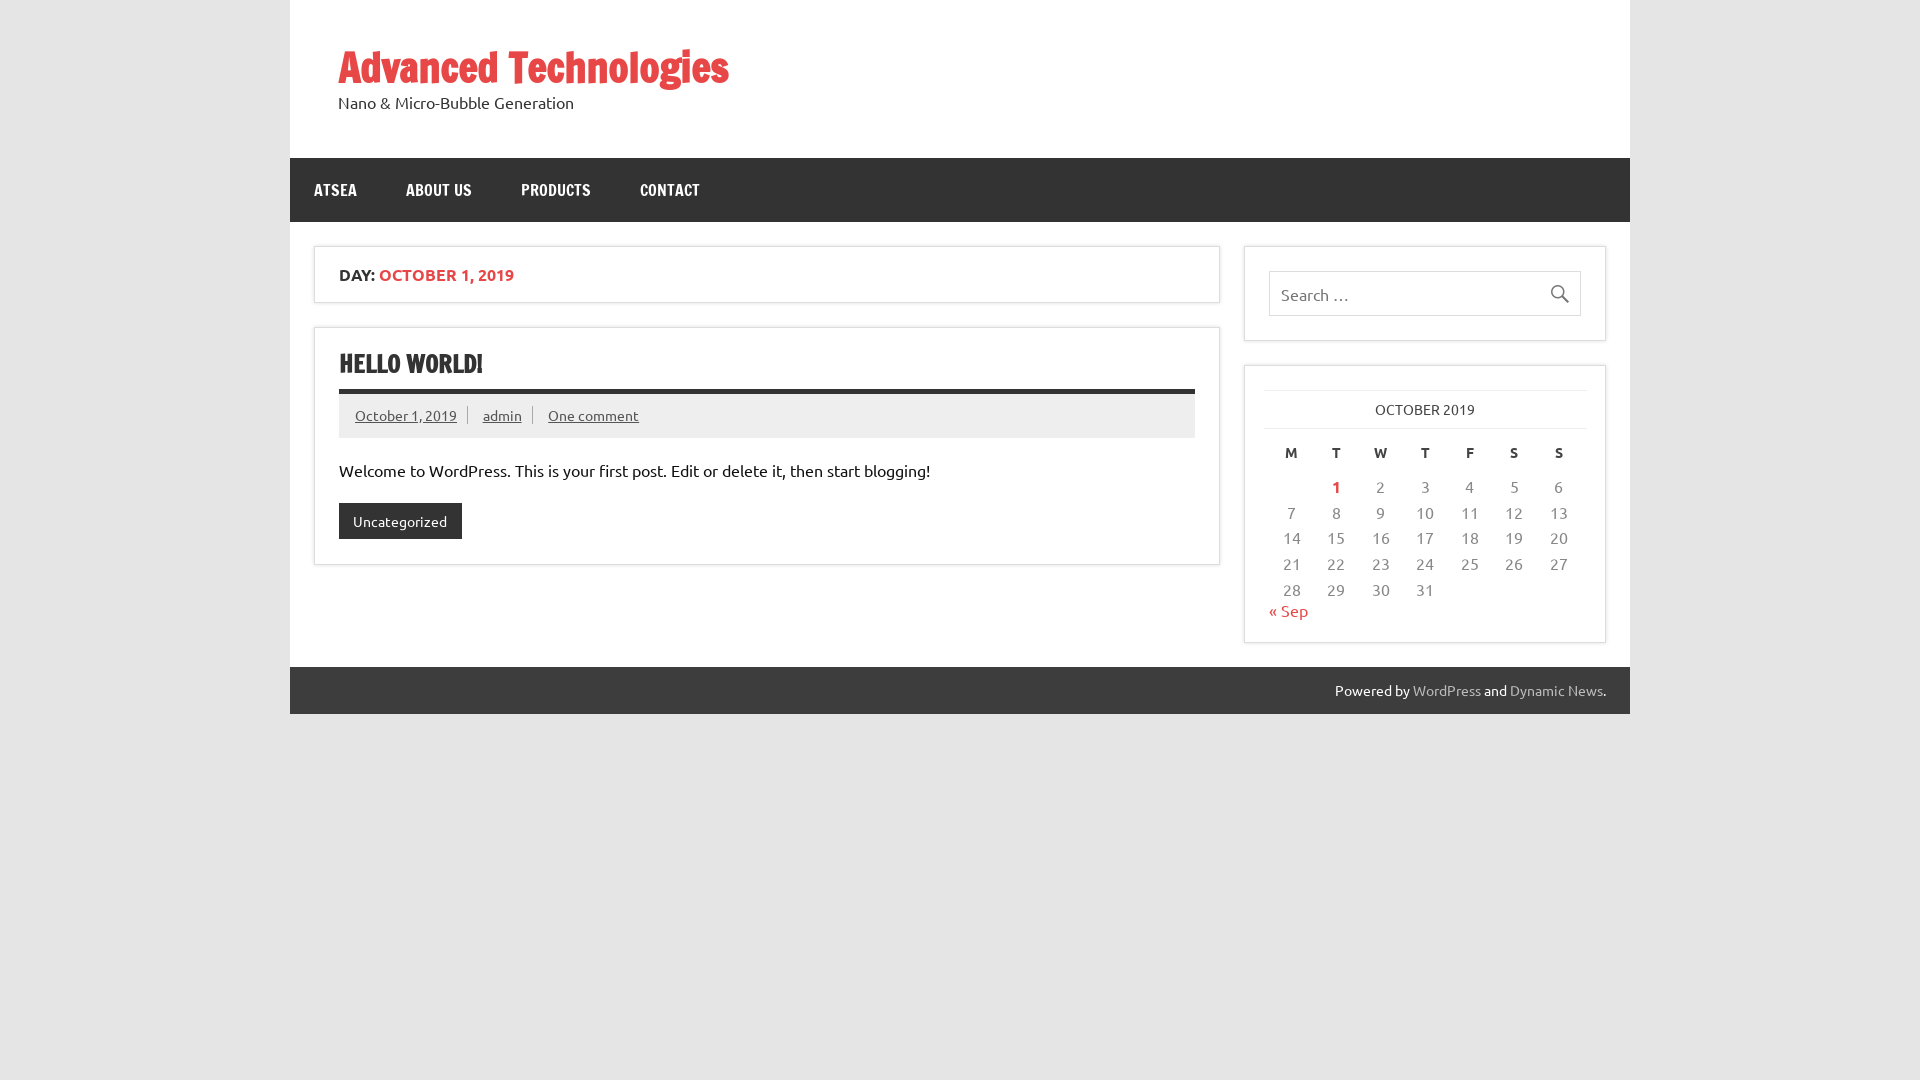 This screenshot has height=1080, width=1920. What do you see at coordinates (670, 189) in the screenshot?
I see `'CONTACT'` at bounding box center [670, 189].